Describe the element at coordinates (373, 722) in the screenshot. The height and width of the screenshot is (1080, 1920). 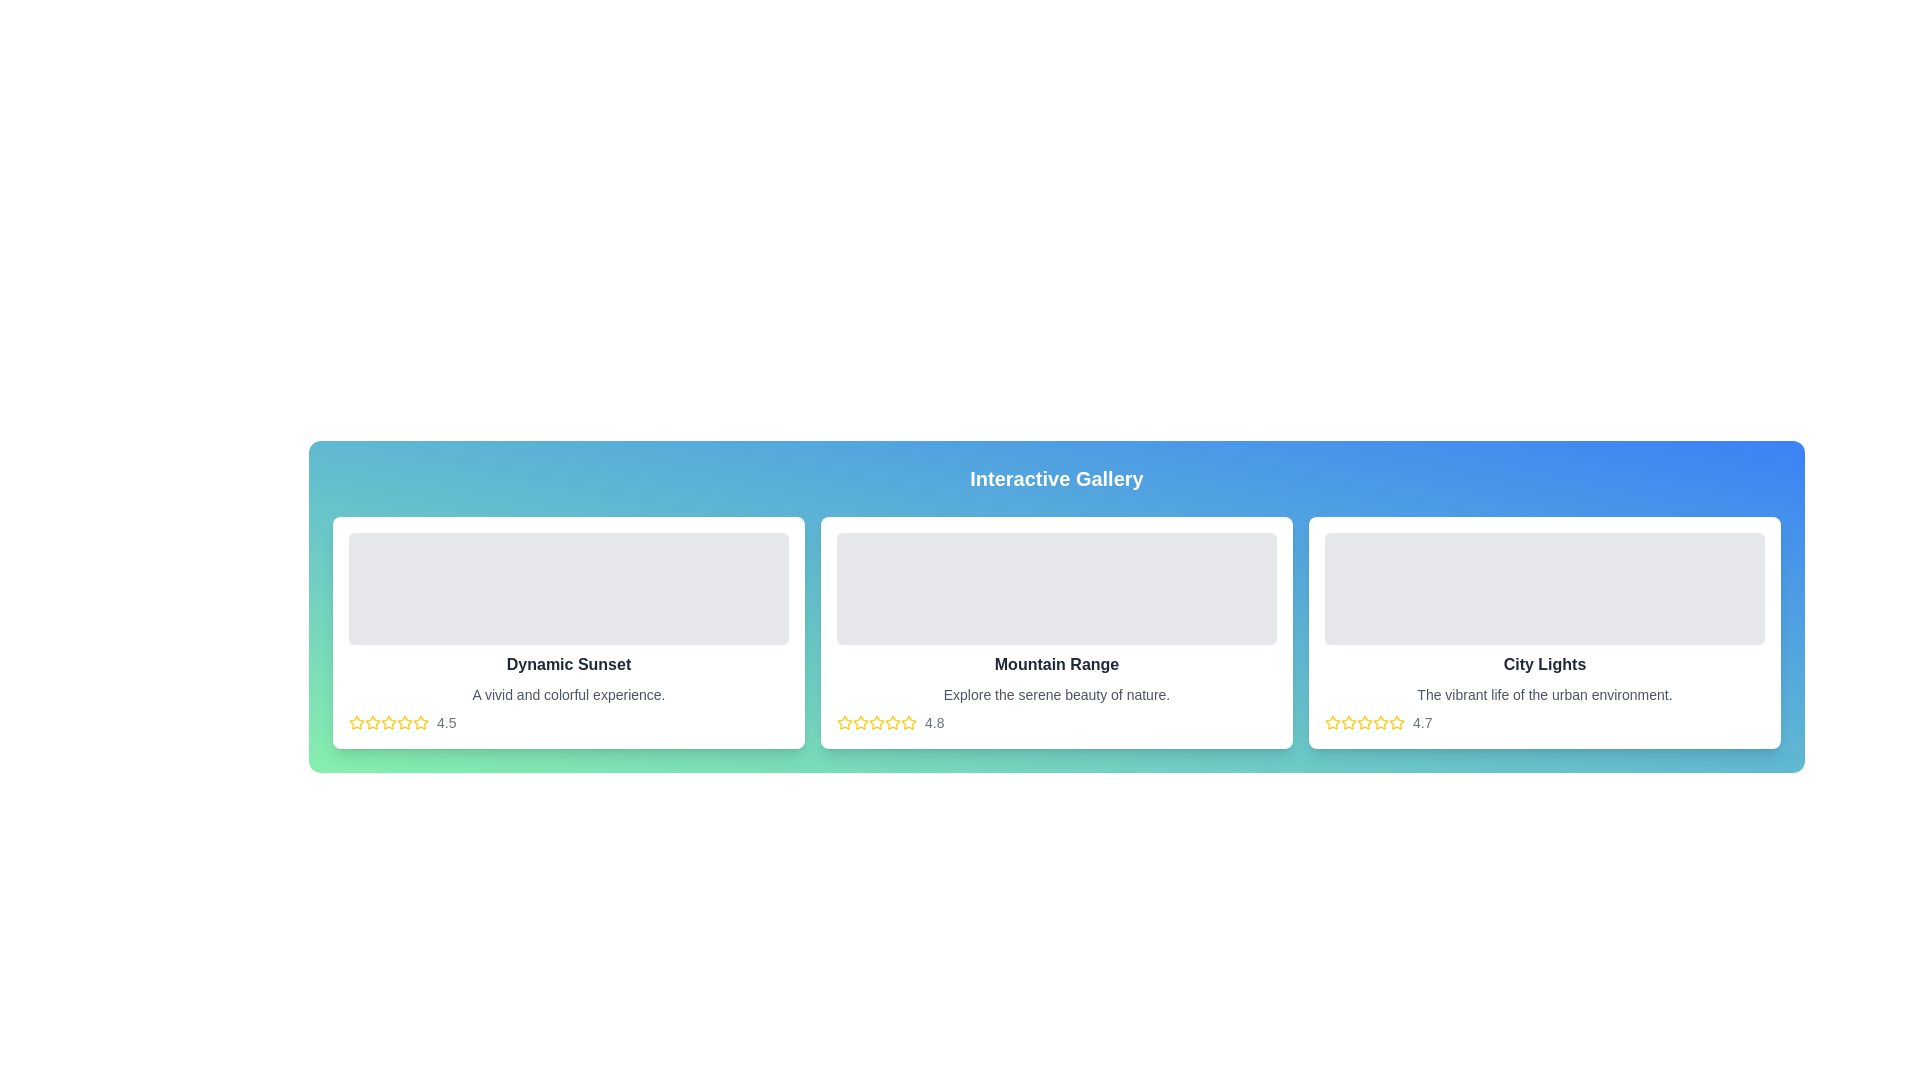
I see `the third yellow star icon in the rating system below the title 'Dynamic Sunset'` at that location.